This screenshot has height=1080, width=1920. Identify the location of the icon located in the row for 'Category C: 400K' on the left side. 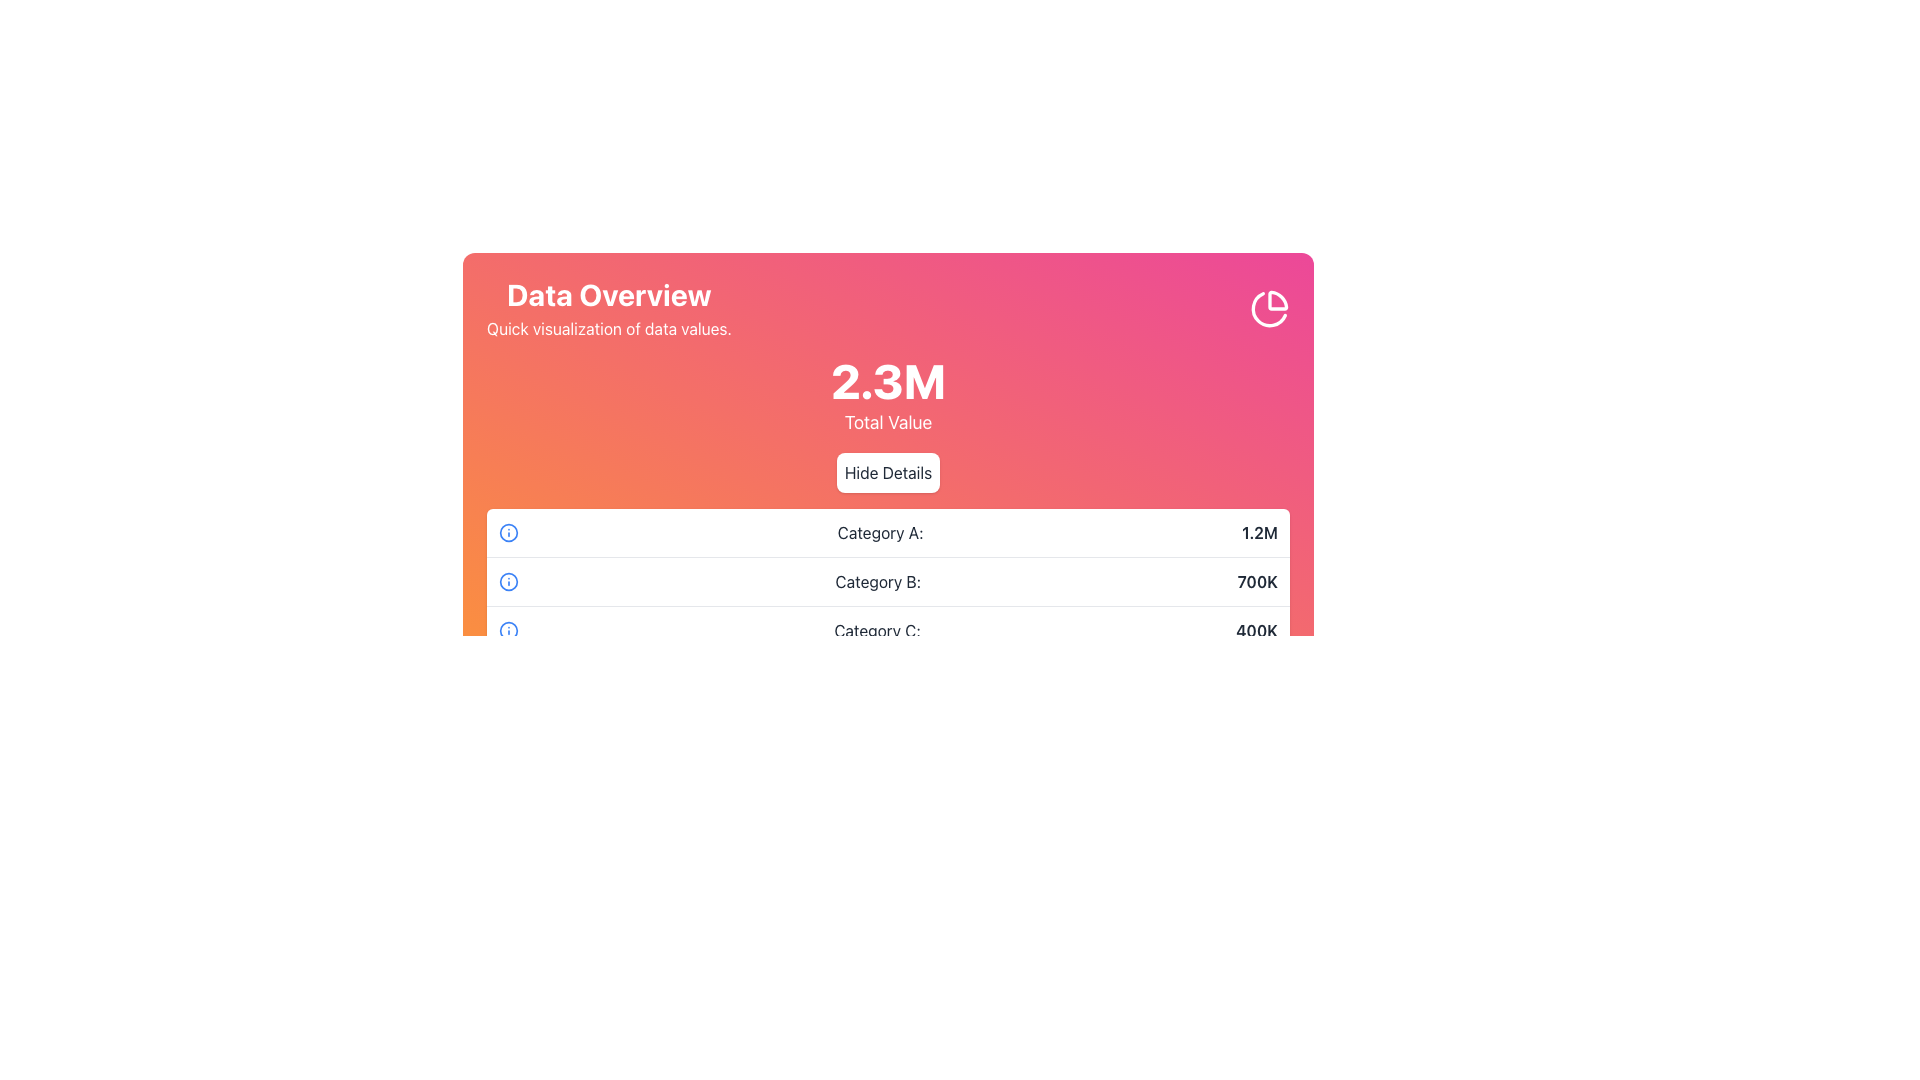
(508, 631).